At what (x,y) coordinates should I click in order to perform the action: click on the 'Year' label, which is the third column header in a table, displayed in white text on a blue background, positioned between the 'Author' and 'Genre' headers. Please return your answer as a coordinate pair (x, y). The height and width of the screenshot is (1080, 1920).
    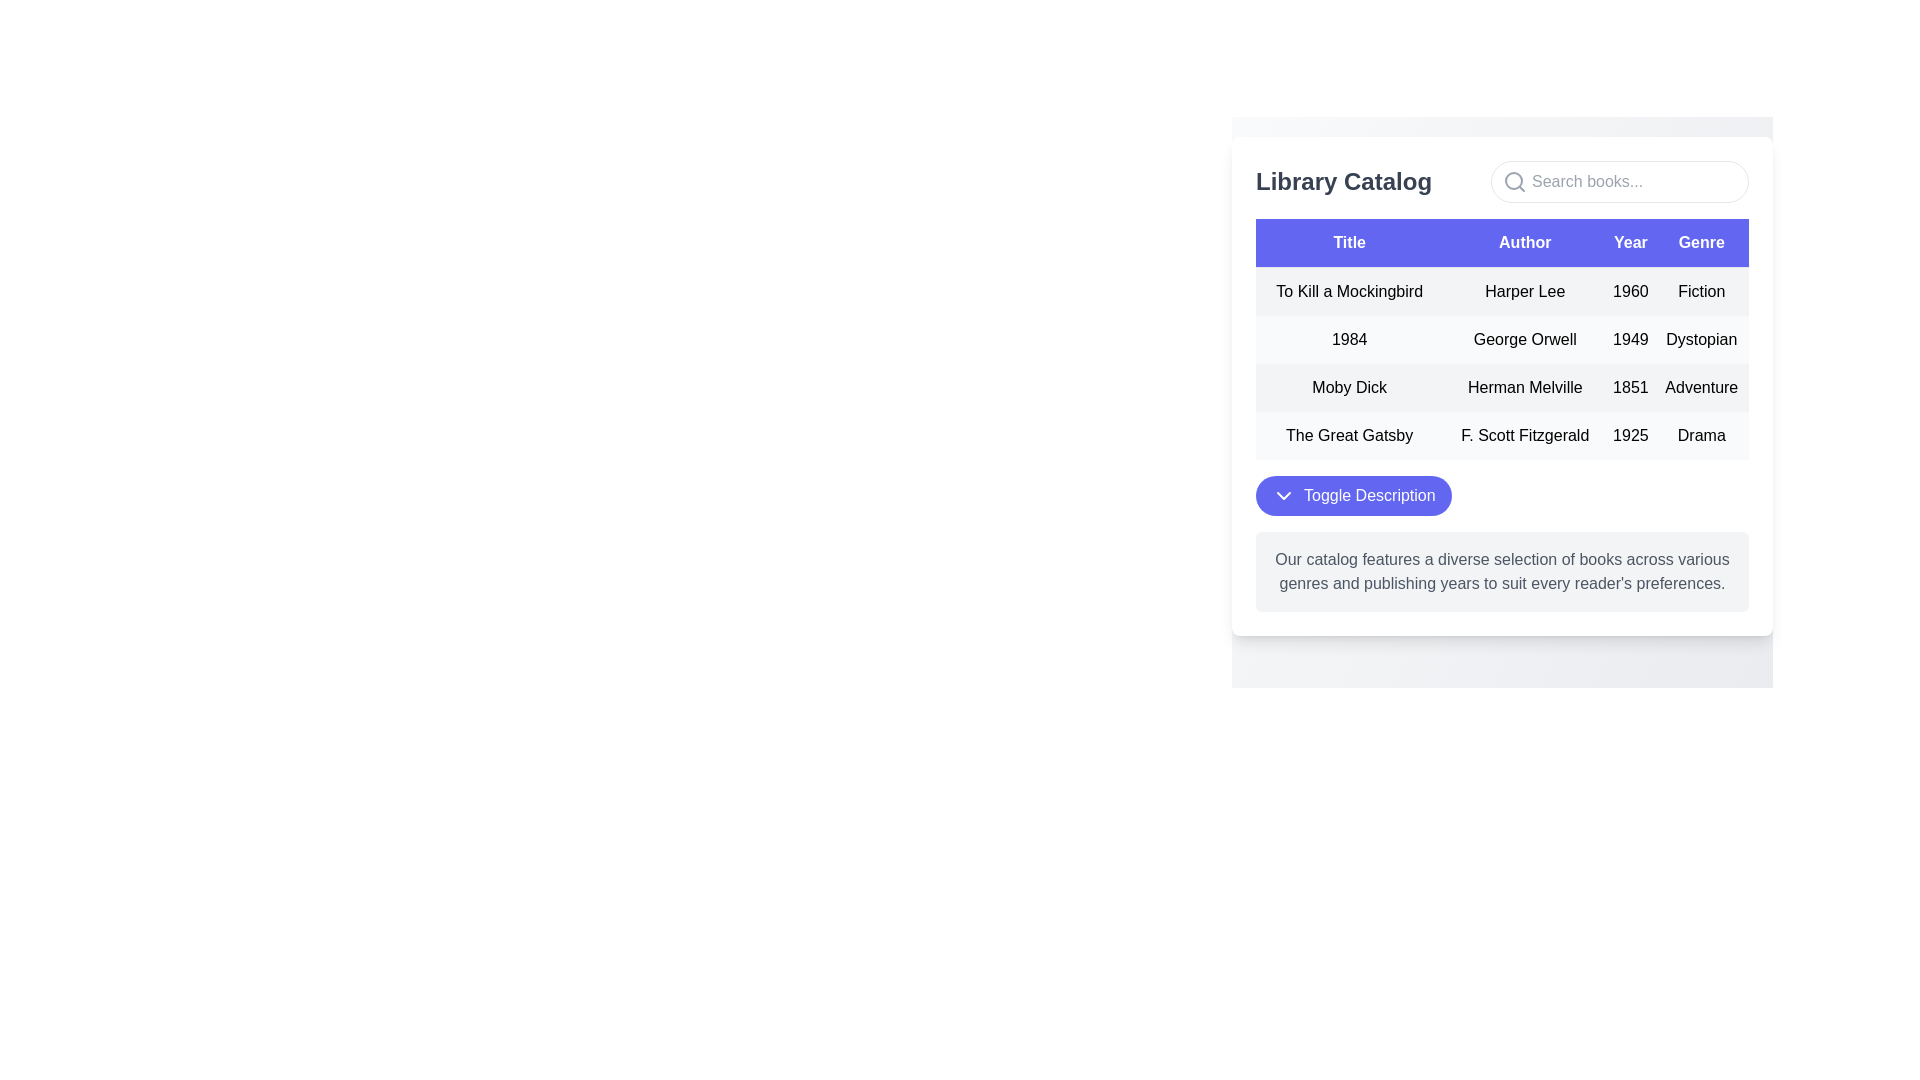
    Looking at the image, I should click on (1630, 242).